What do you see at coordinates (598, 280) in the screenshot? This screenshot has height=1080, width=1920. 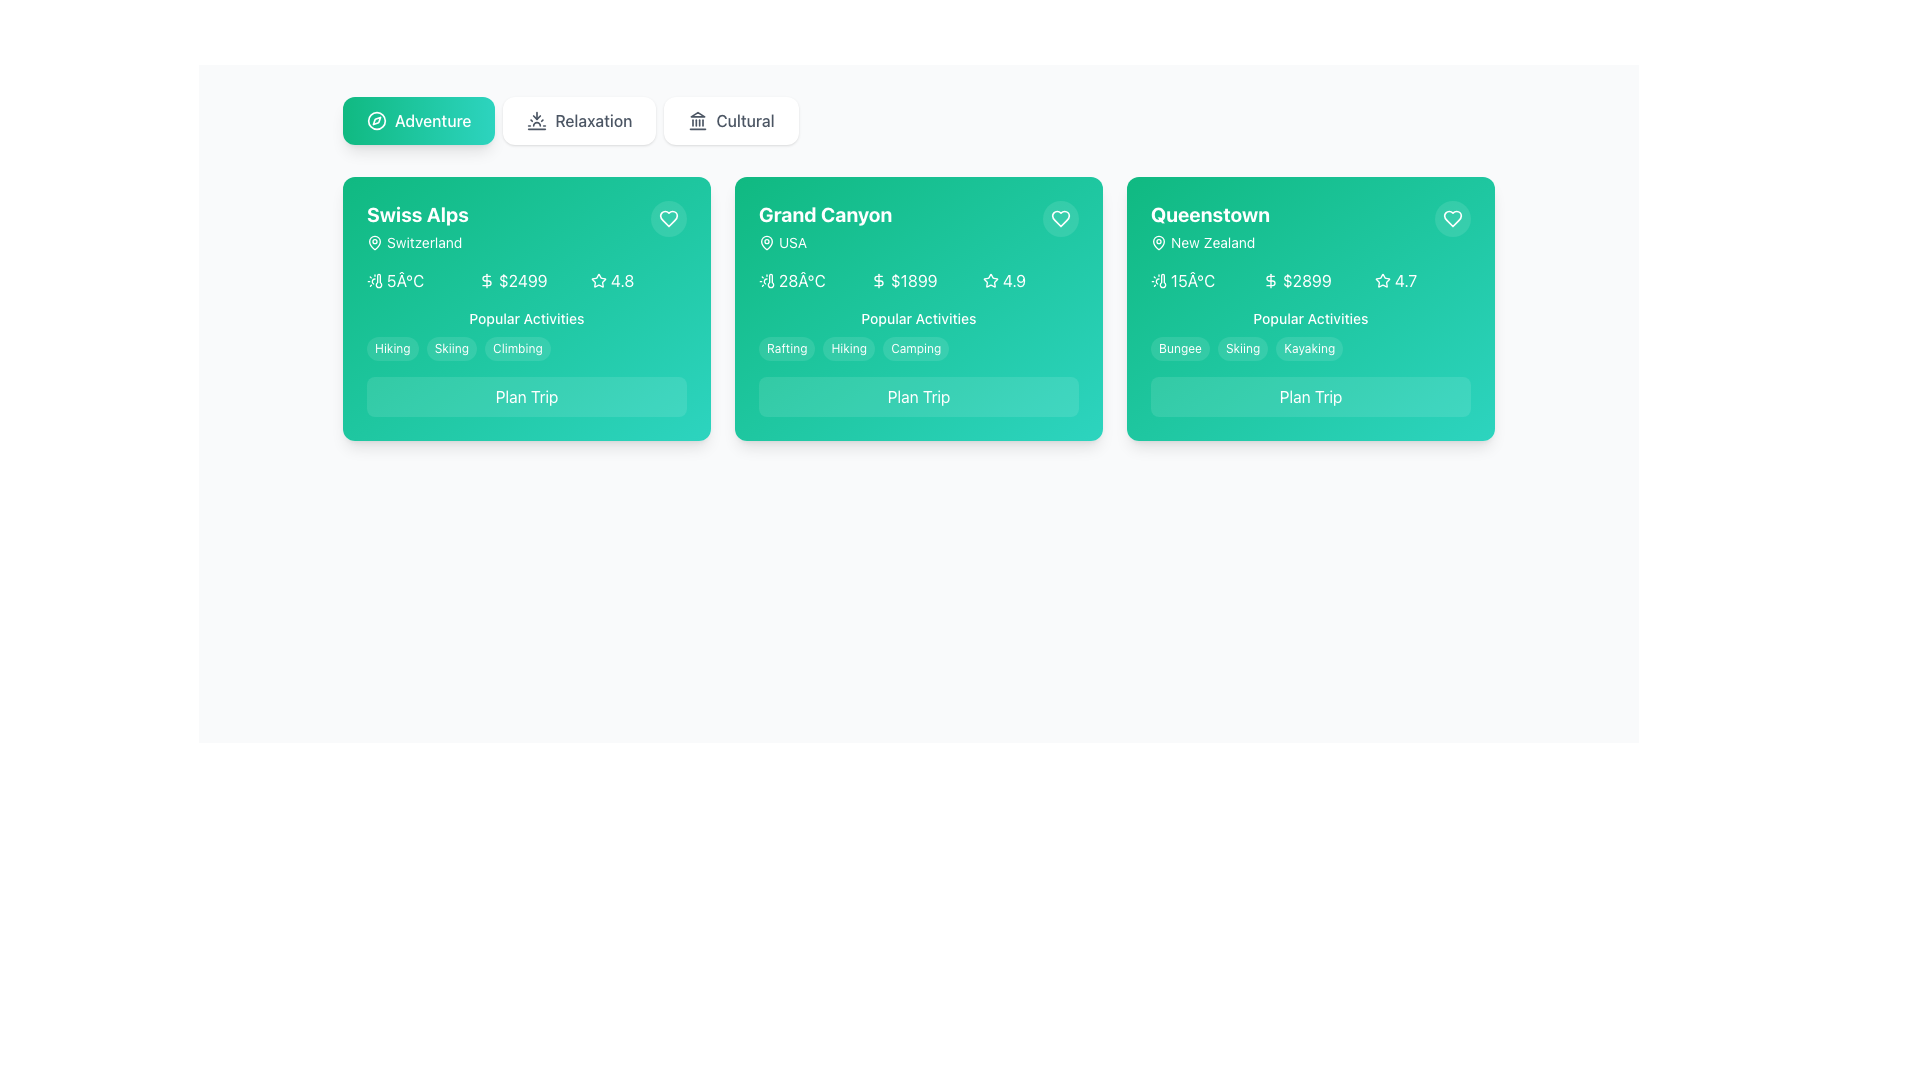 I see `the star icon in the top-right area of the 'Swiss Alps' card to interact with the rating system` at bounding box center [598, 280].